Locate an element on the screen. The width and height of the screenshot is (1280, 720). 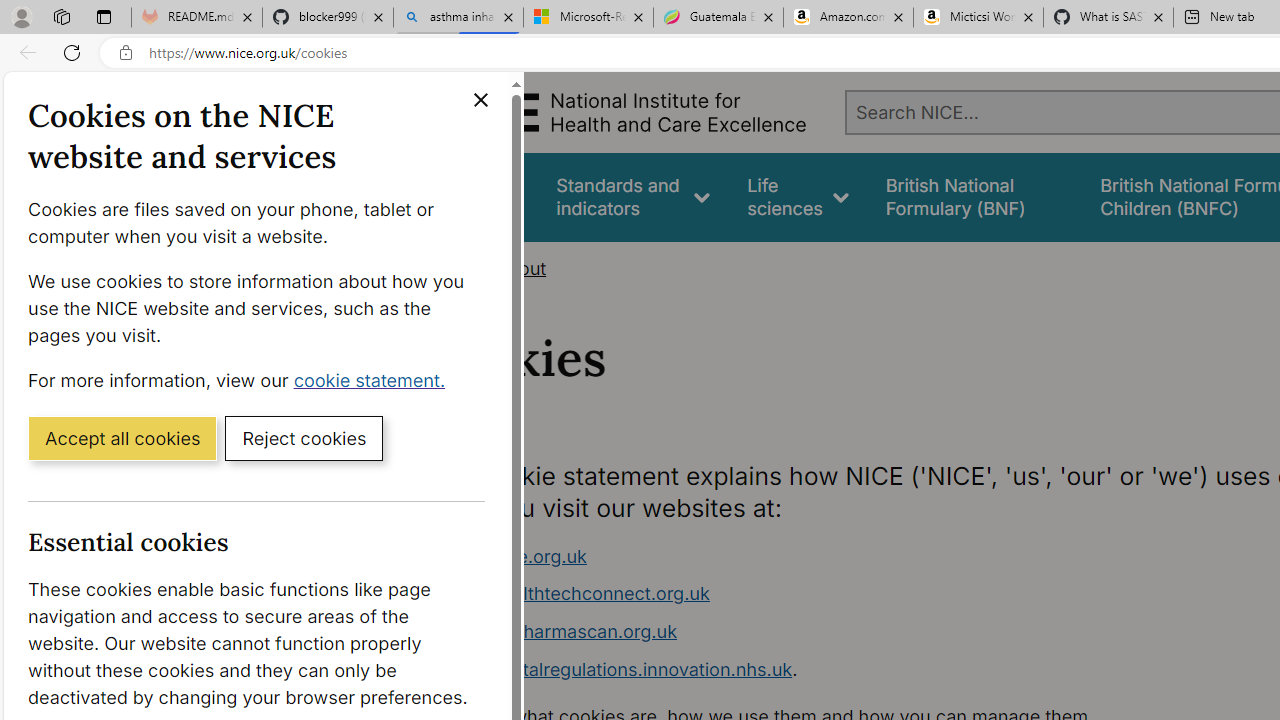
'Reject cookies' is located at coordinates (303, 436).